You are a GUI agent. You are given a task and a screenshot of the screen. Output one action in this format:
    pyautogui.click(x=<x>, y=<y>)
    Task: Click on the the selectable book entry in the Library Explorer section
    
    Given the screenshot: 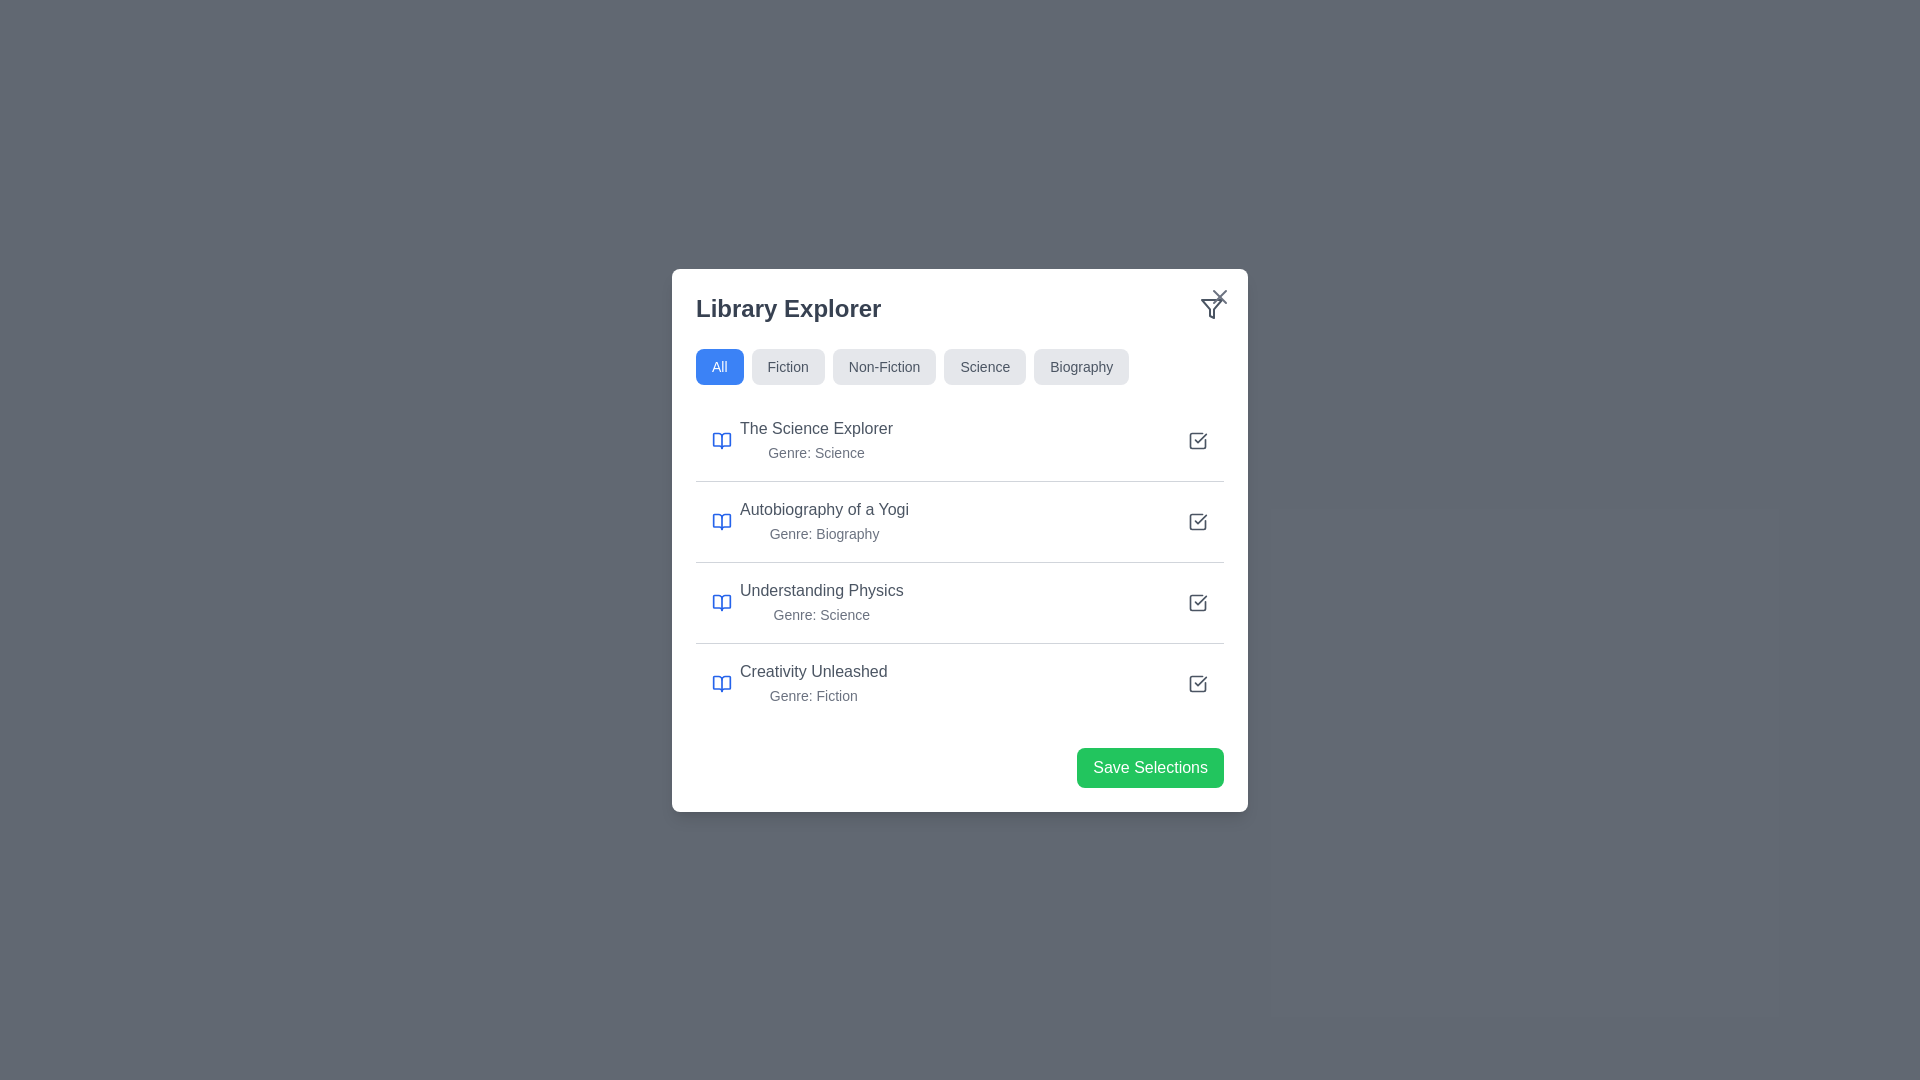 What is the action you would take?
    pyautogui.click(x=960, y=600)
    